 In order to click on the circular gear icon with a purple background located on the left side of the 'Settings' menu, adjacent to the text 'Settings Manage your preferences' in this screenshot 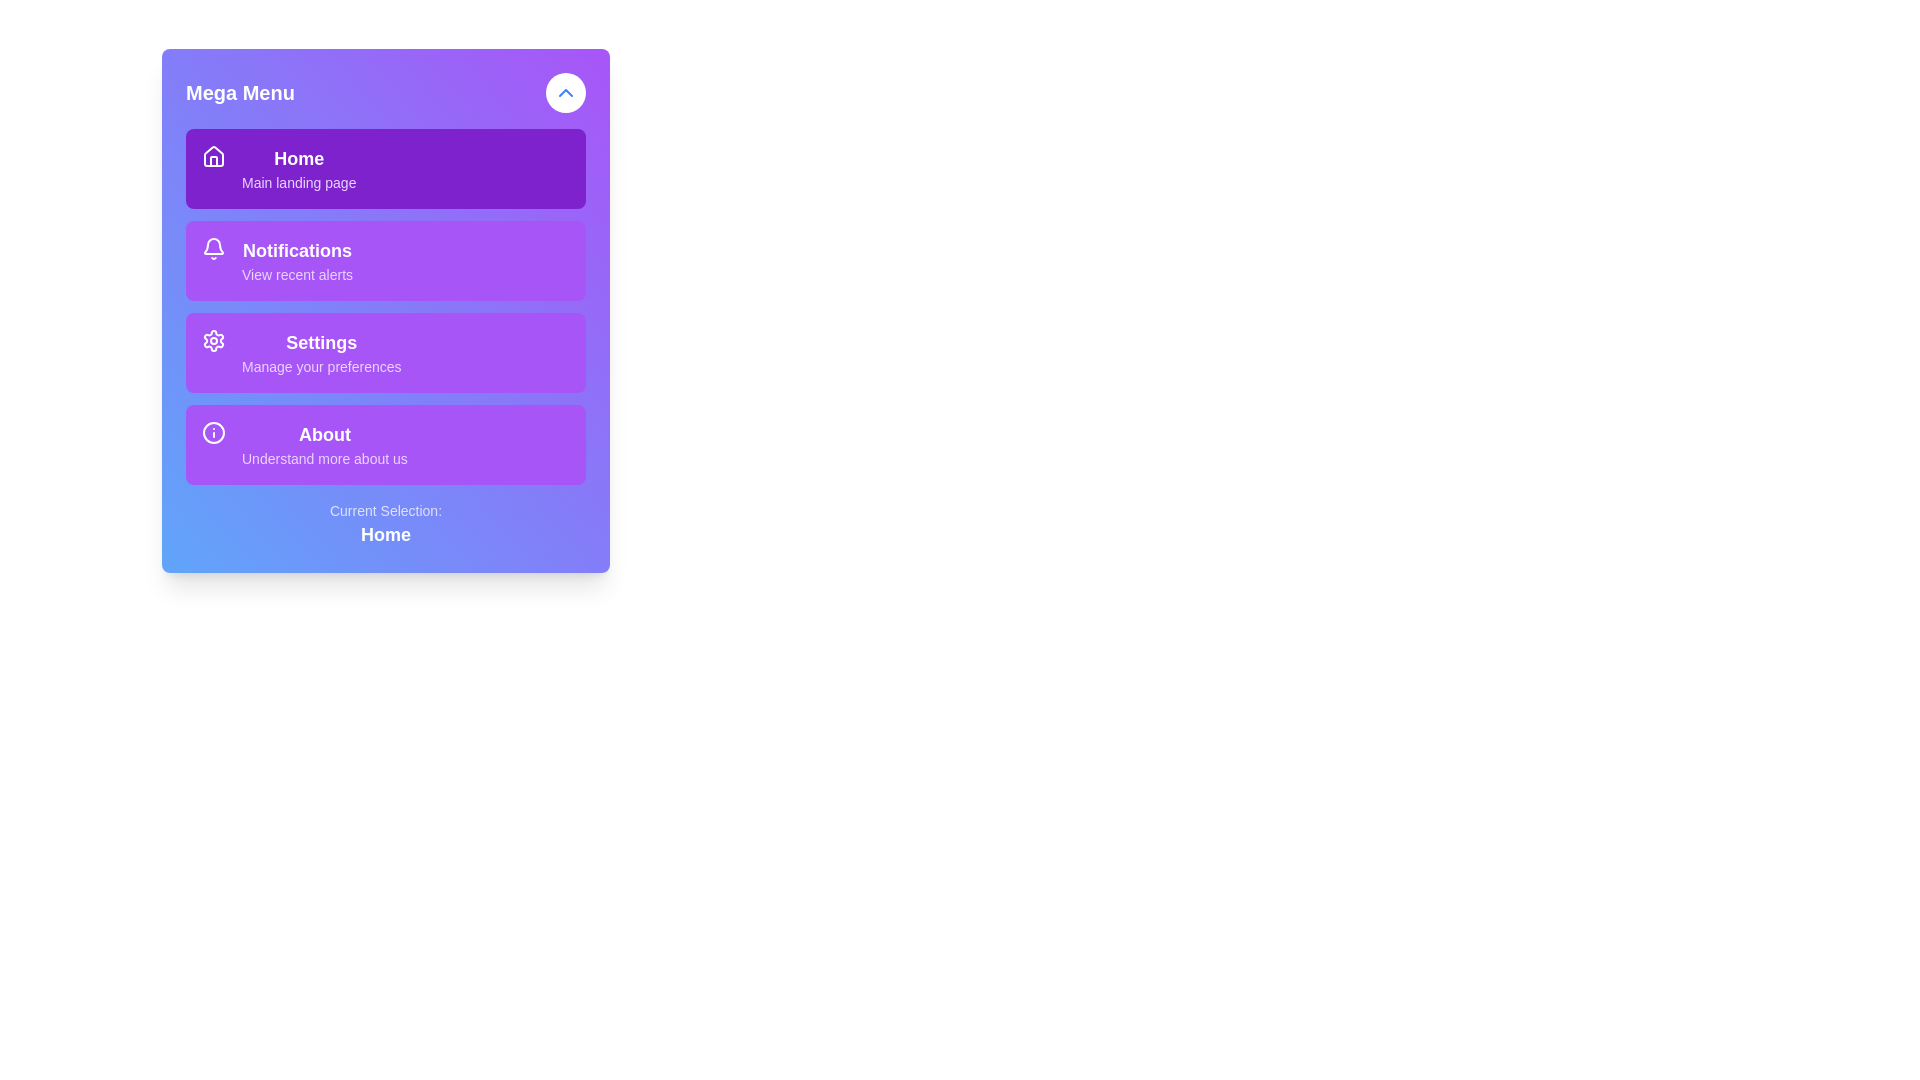, I will do `click(214, 339)`.